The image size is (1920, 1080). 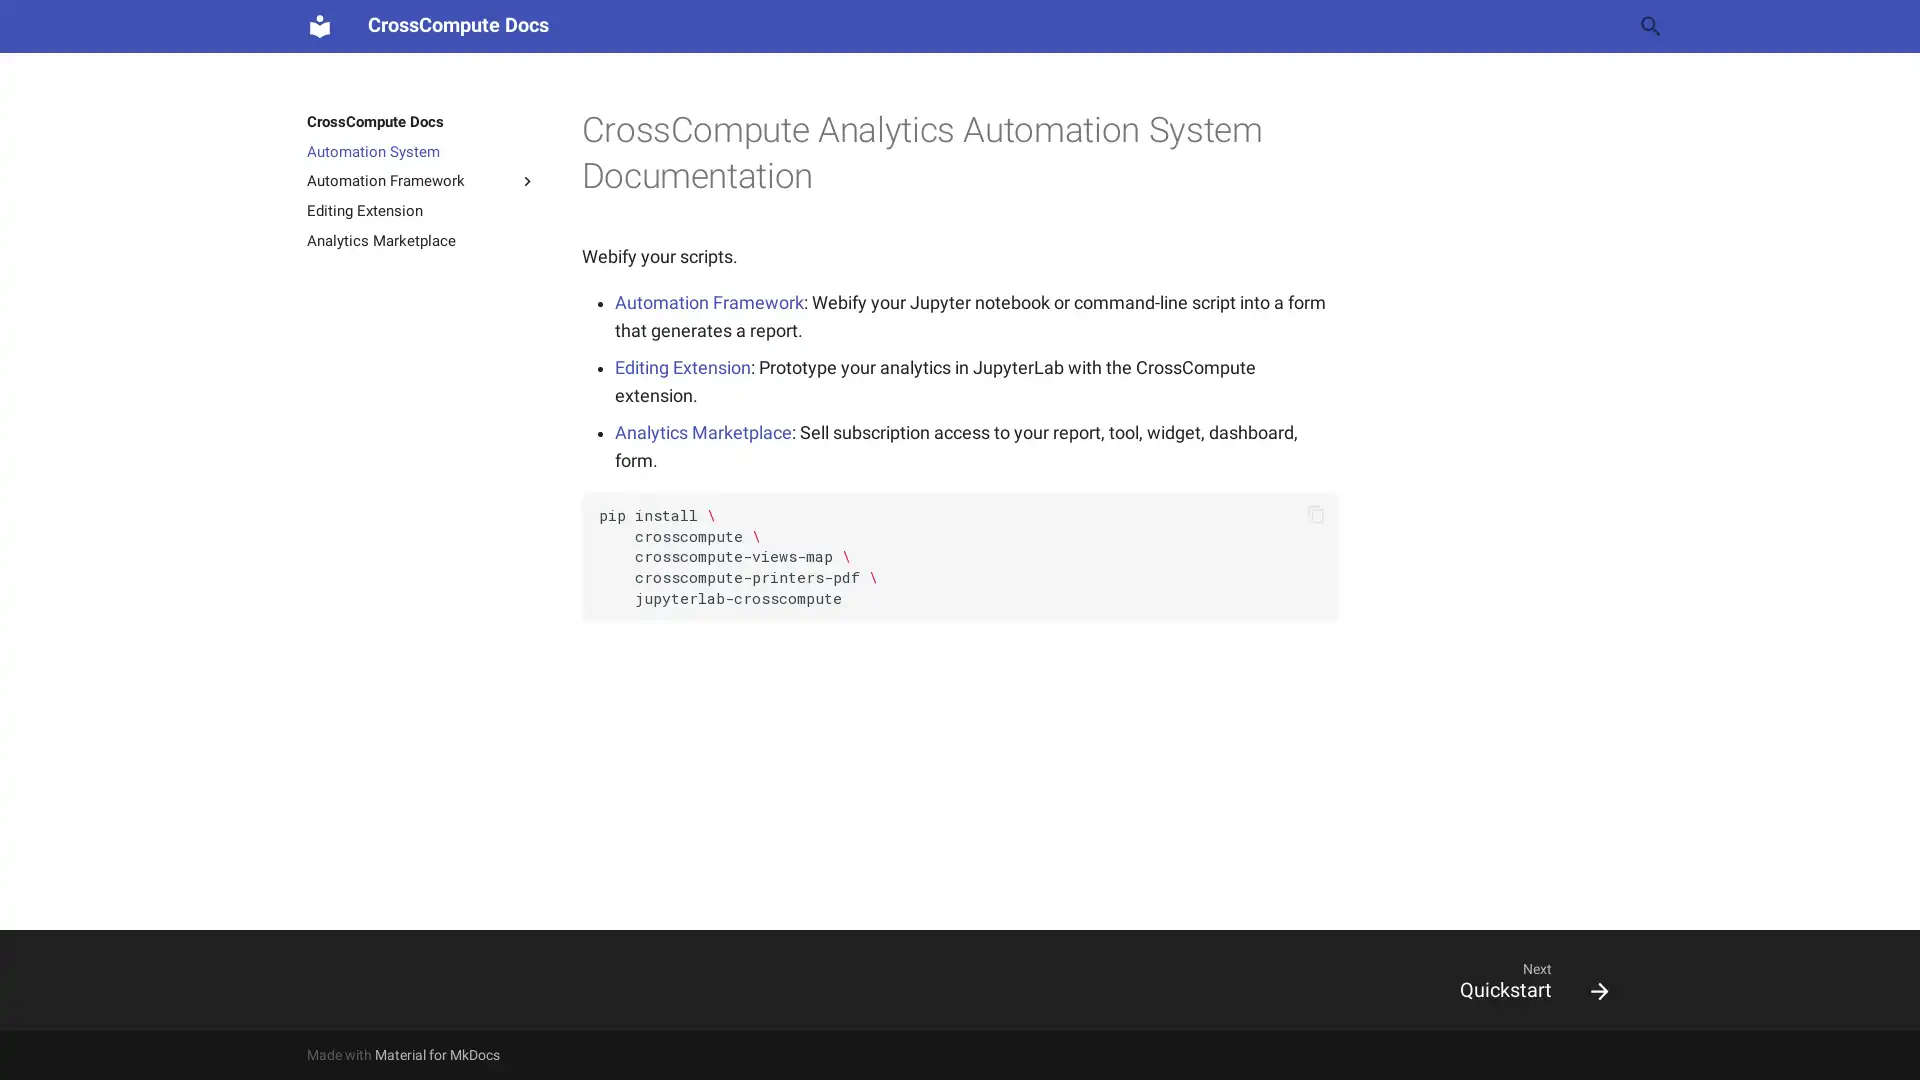 I want to click on Clear, so click(x=1602, y=26).